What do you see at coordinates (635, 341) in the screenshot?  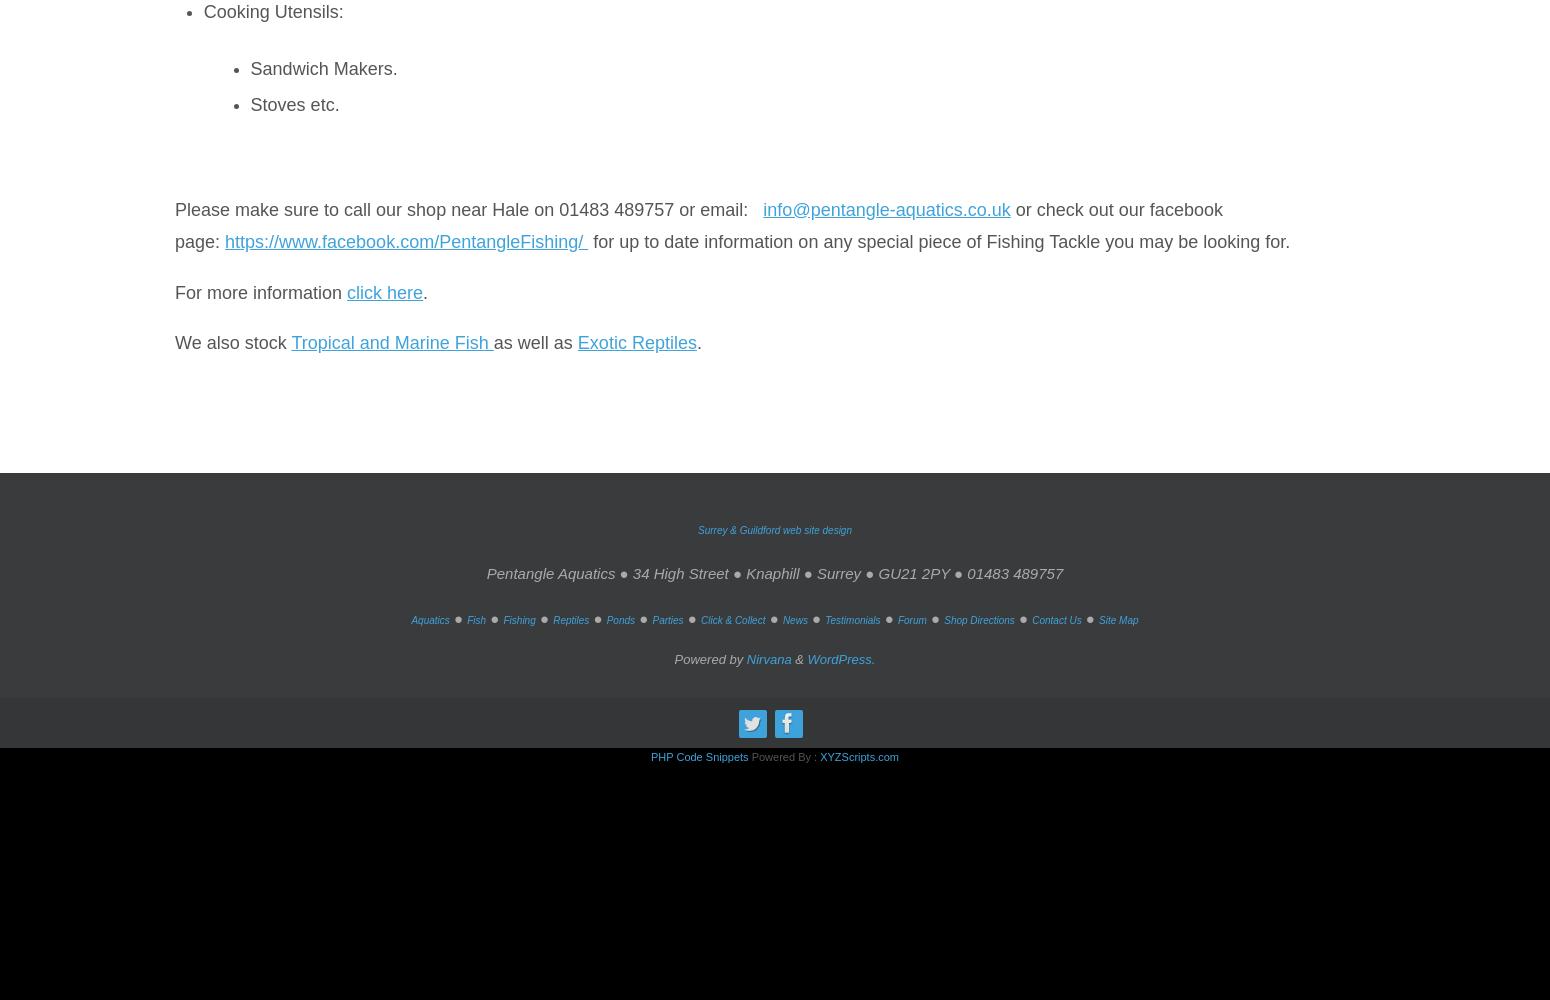 I see `'Exotic Reptiles'` at bounding box center [635, 341].